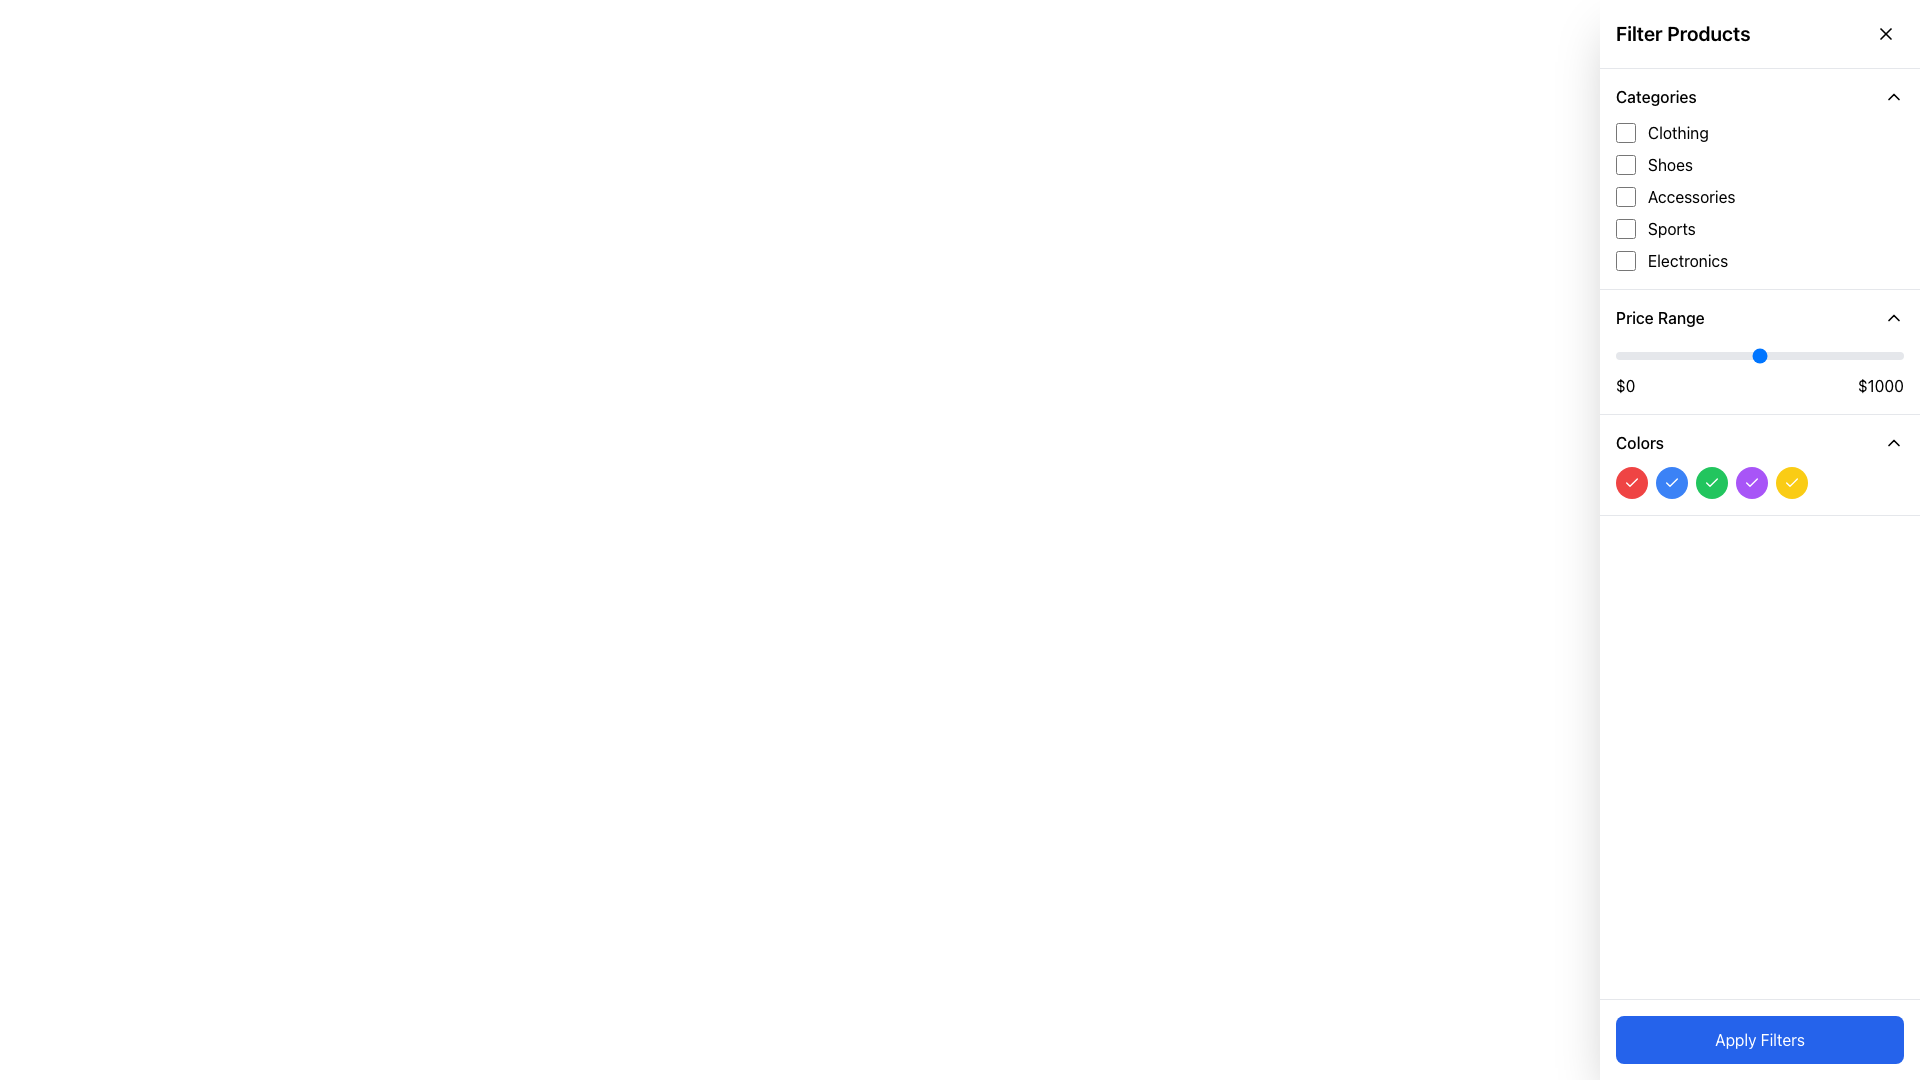 The image size is (1920, 1080). I want to click on the Interactive color option group composed of buttons for color selection, located beneath the 'Colors' section header in the right-hand side filter panel, so click(1760, 482).